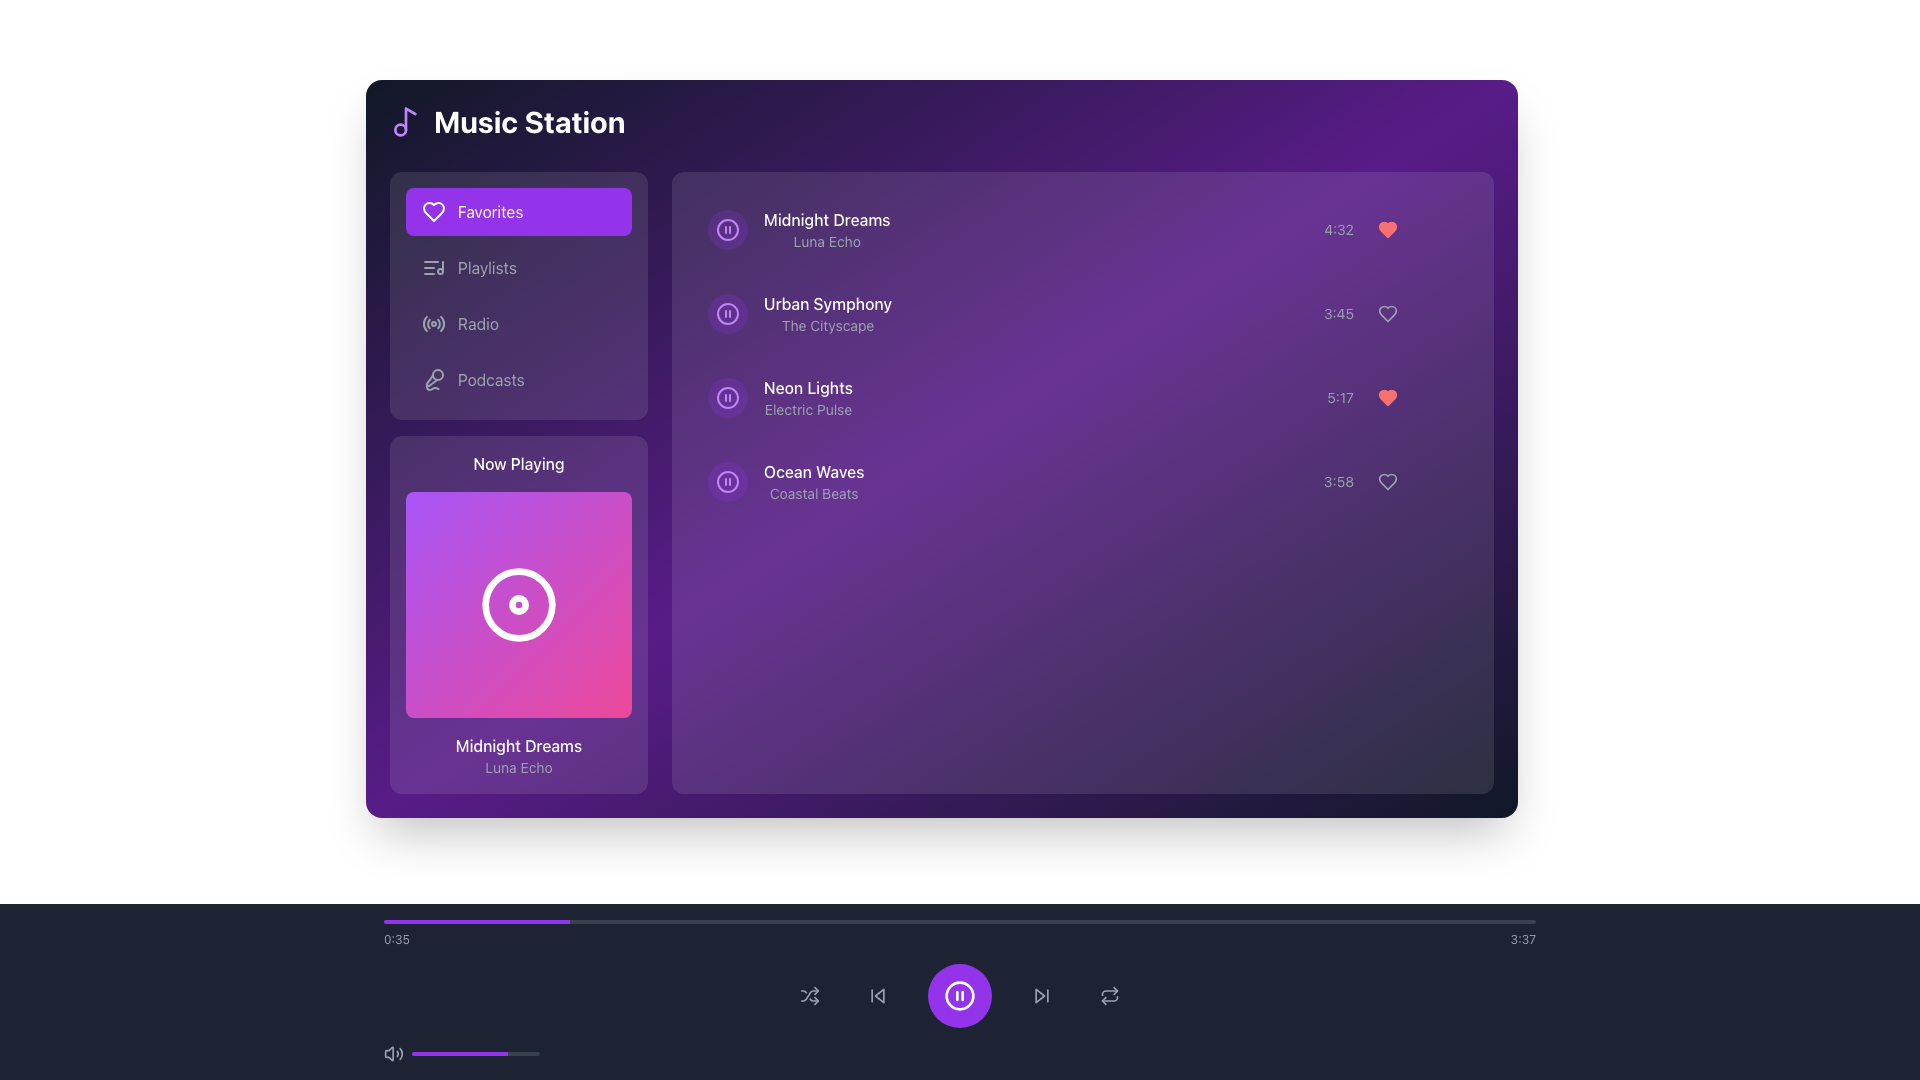 Image resolution: width=1920 pixels, height=1080 pixels. Describe the element at coordinates (518, 613) in the screenshot. I see `the interactive card in the left sidebar that indicates the currently playing media` at that location.